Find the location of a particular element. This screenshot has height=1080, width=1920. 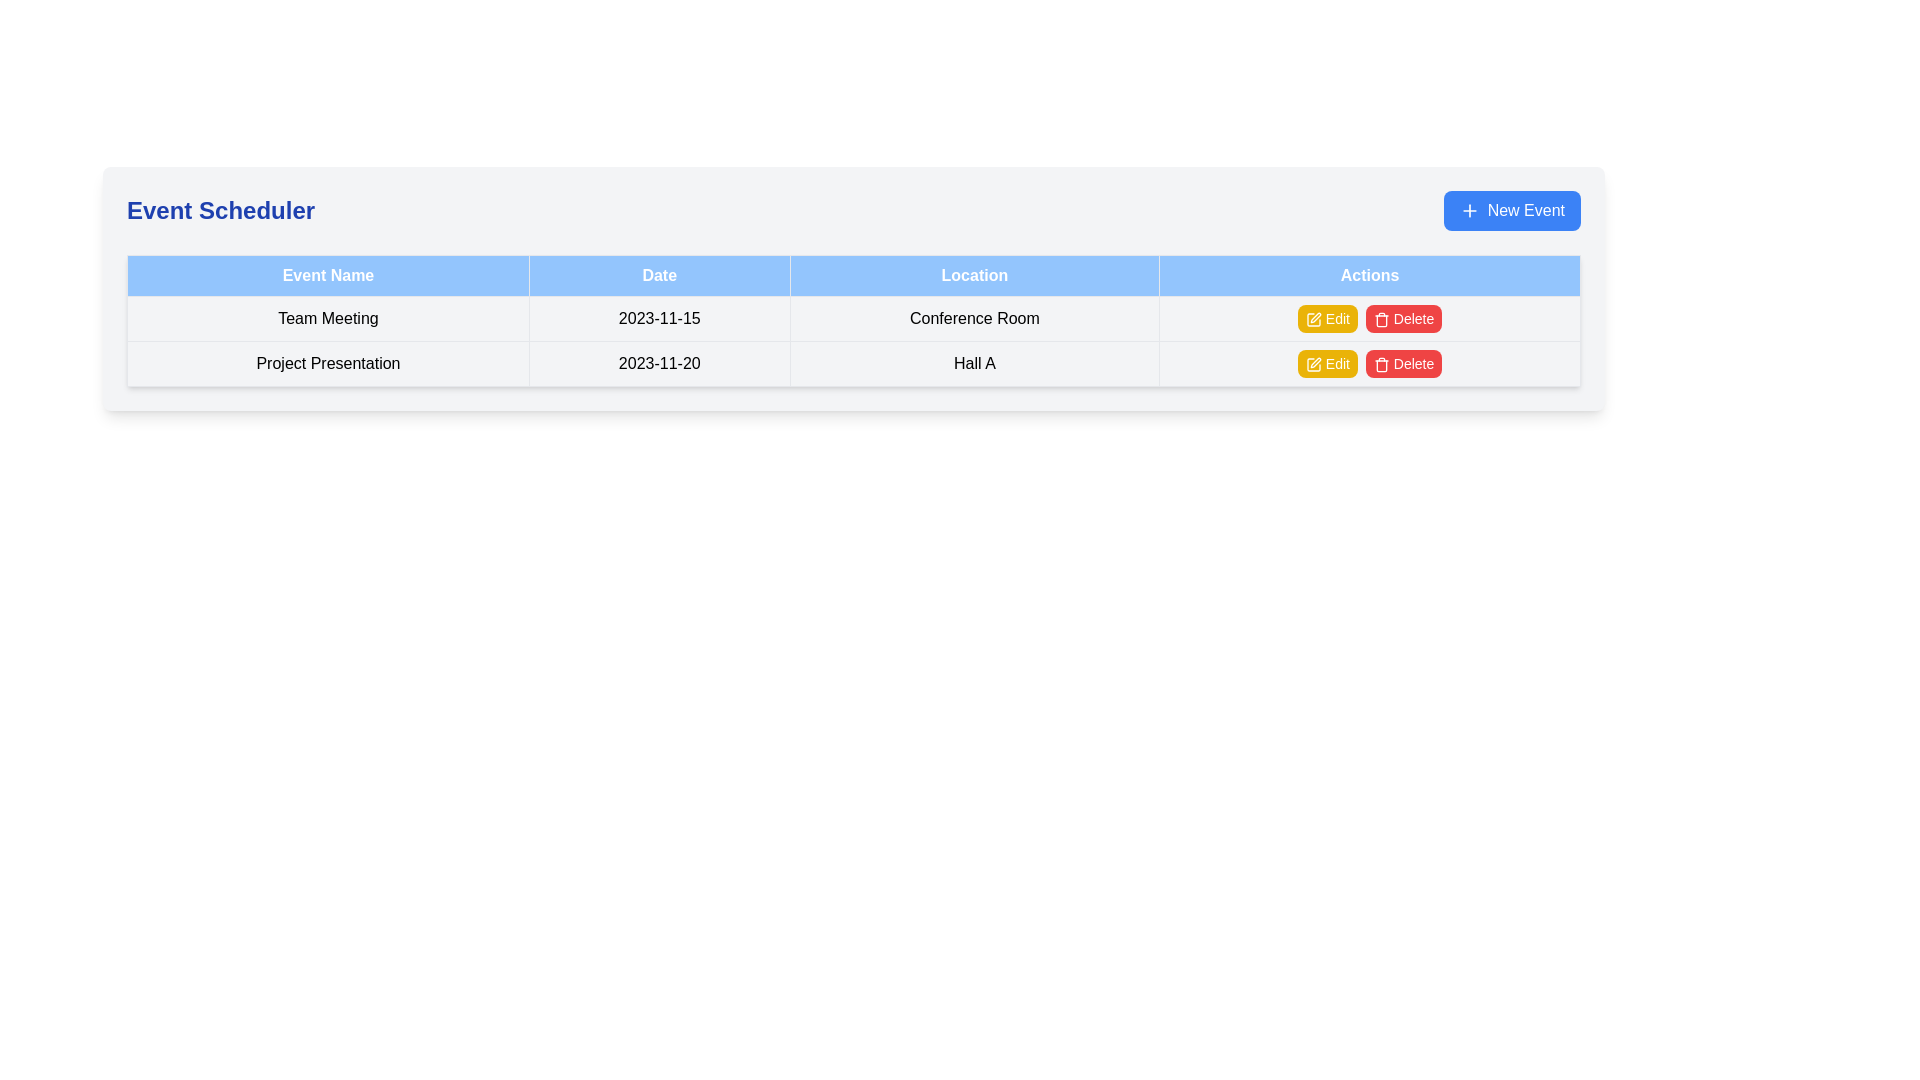

the red 'Delete' button with rounded corners and a trash can icon is located at coordinates (1402, 318).